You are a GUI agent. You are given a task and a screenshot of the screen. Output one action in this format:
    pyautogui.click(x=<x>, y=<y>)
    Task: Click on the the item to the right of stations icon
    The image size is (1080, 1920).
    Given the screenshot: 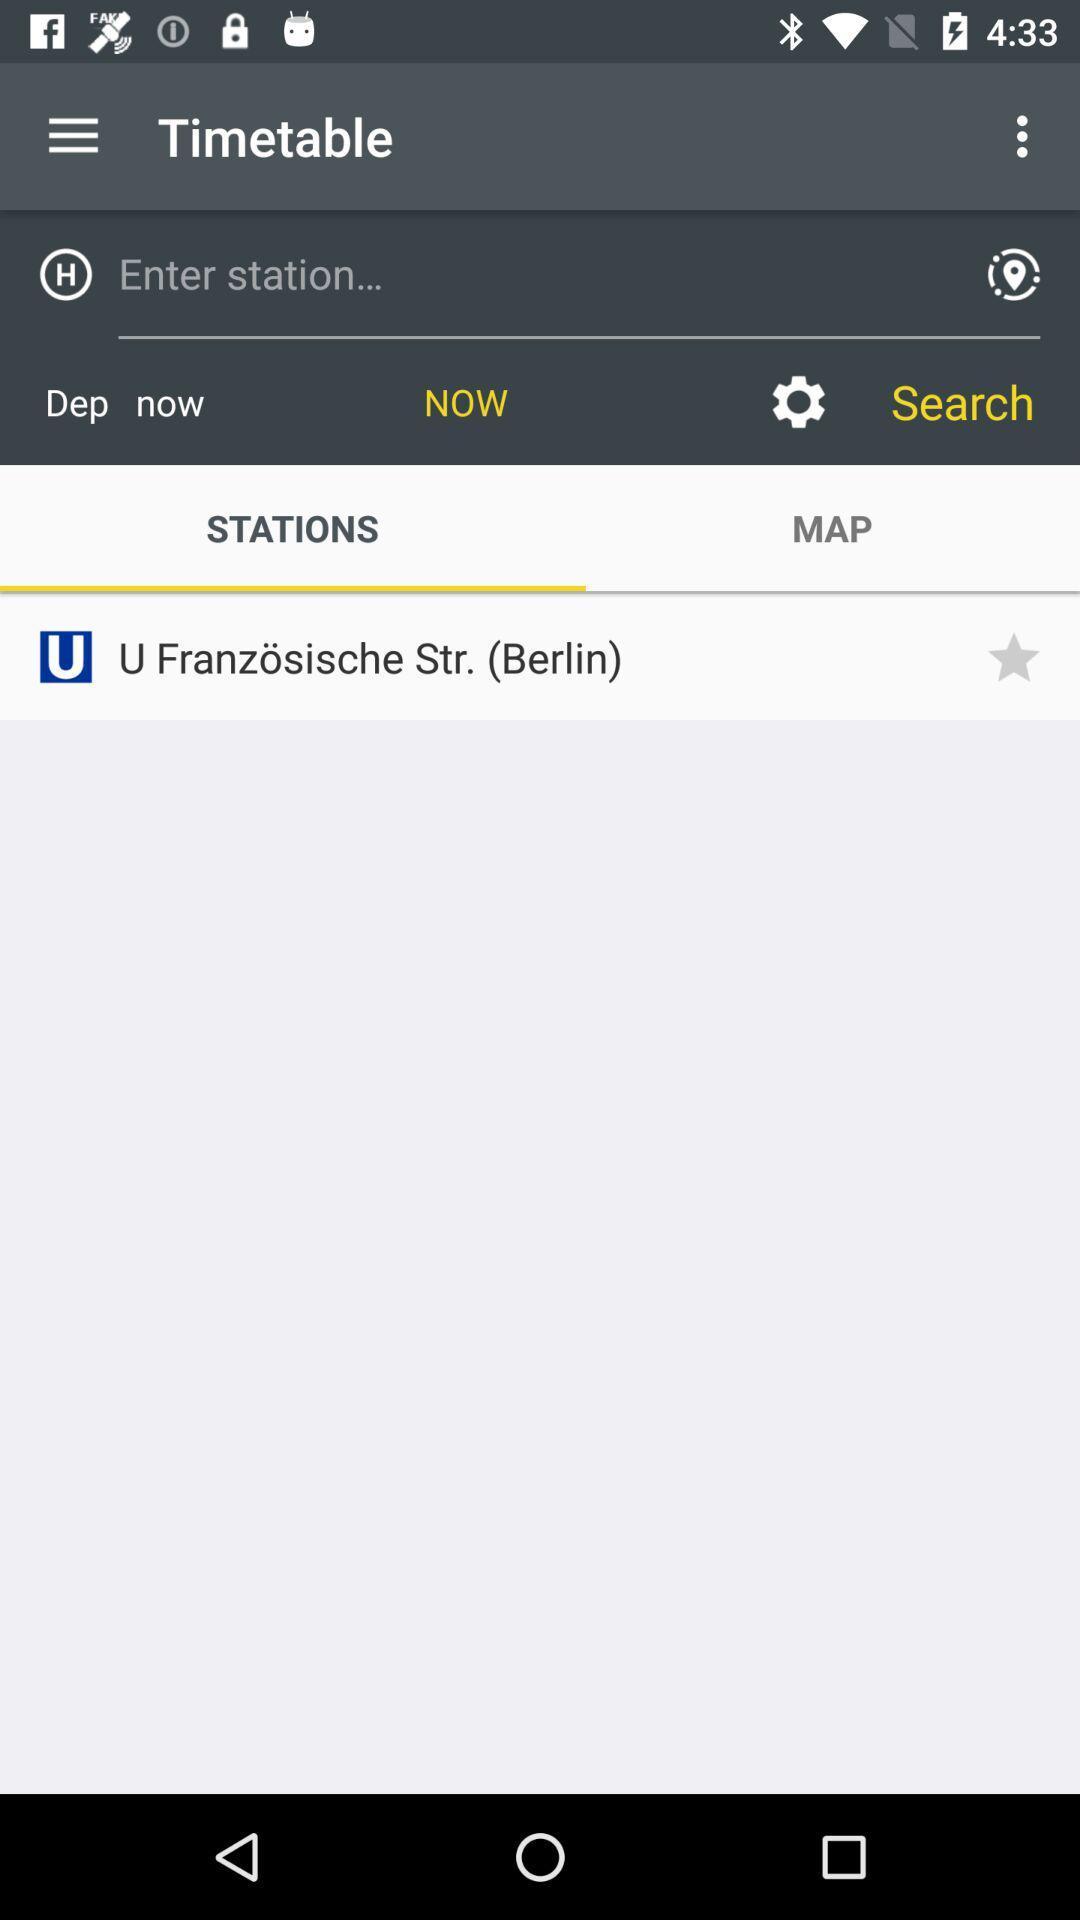 What is the action you would take?
    pyautogui.click(x=832, y=528)
    